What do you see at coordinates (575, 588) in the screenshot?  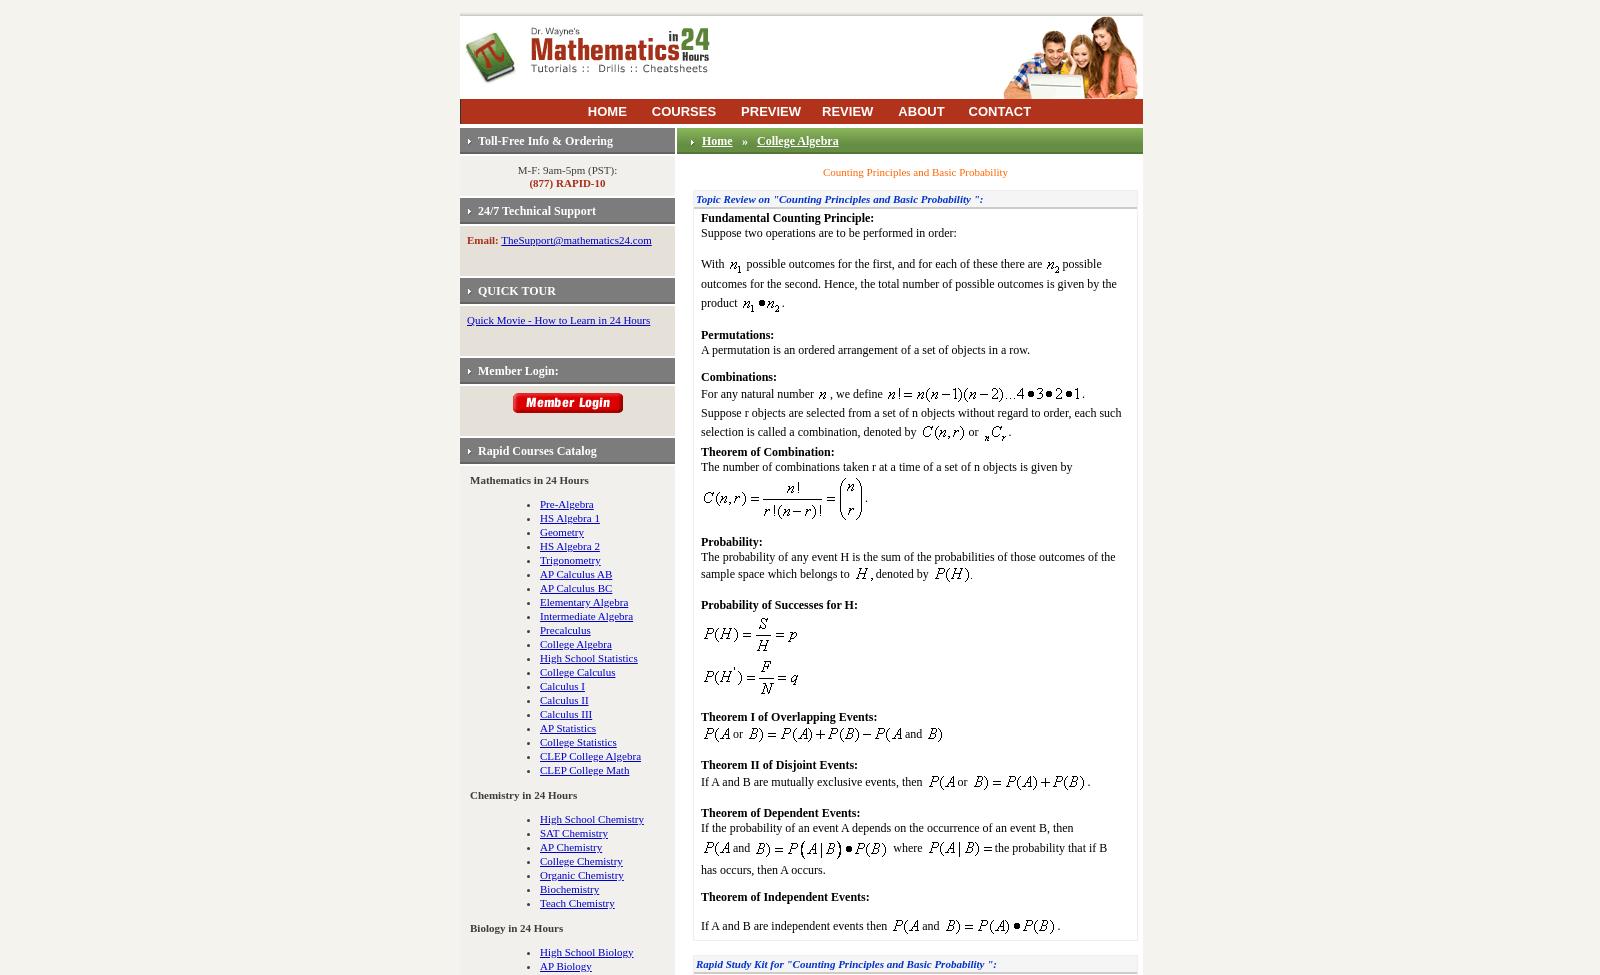 I see `'AP Calculus BC'` at bounding box center [575, 588].